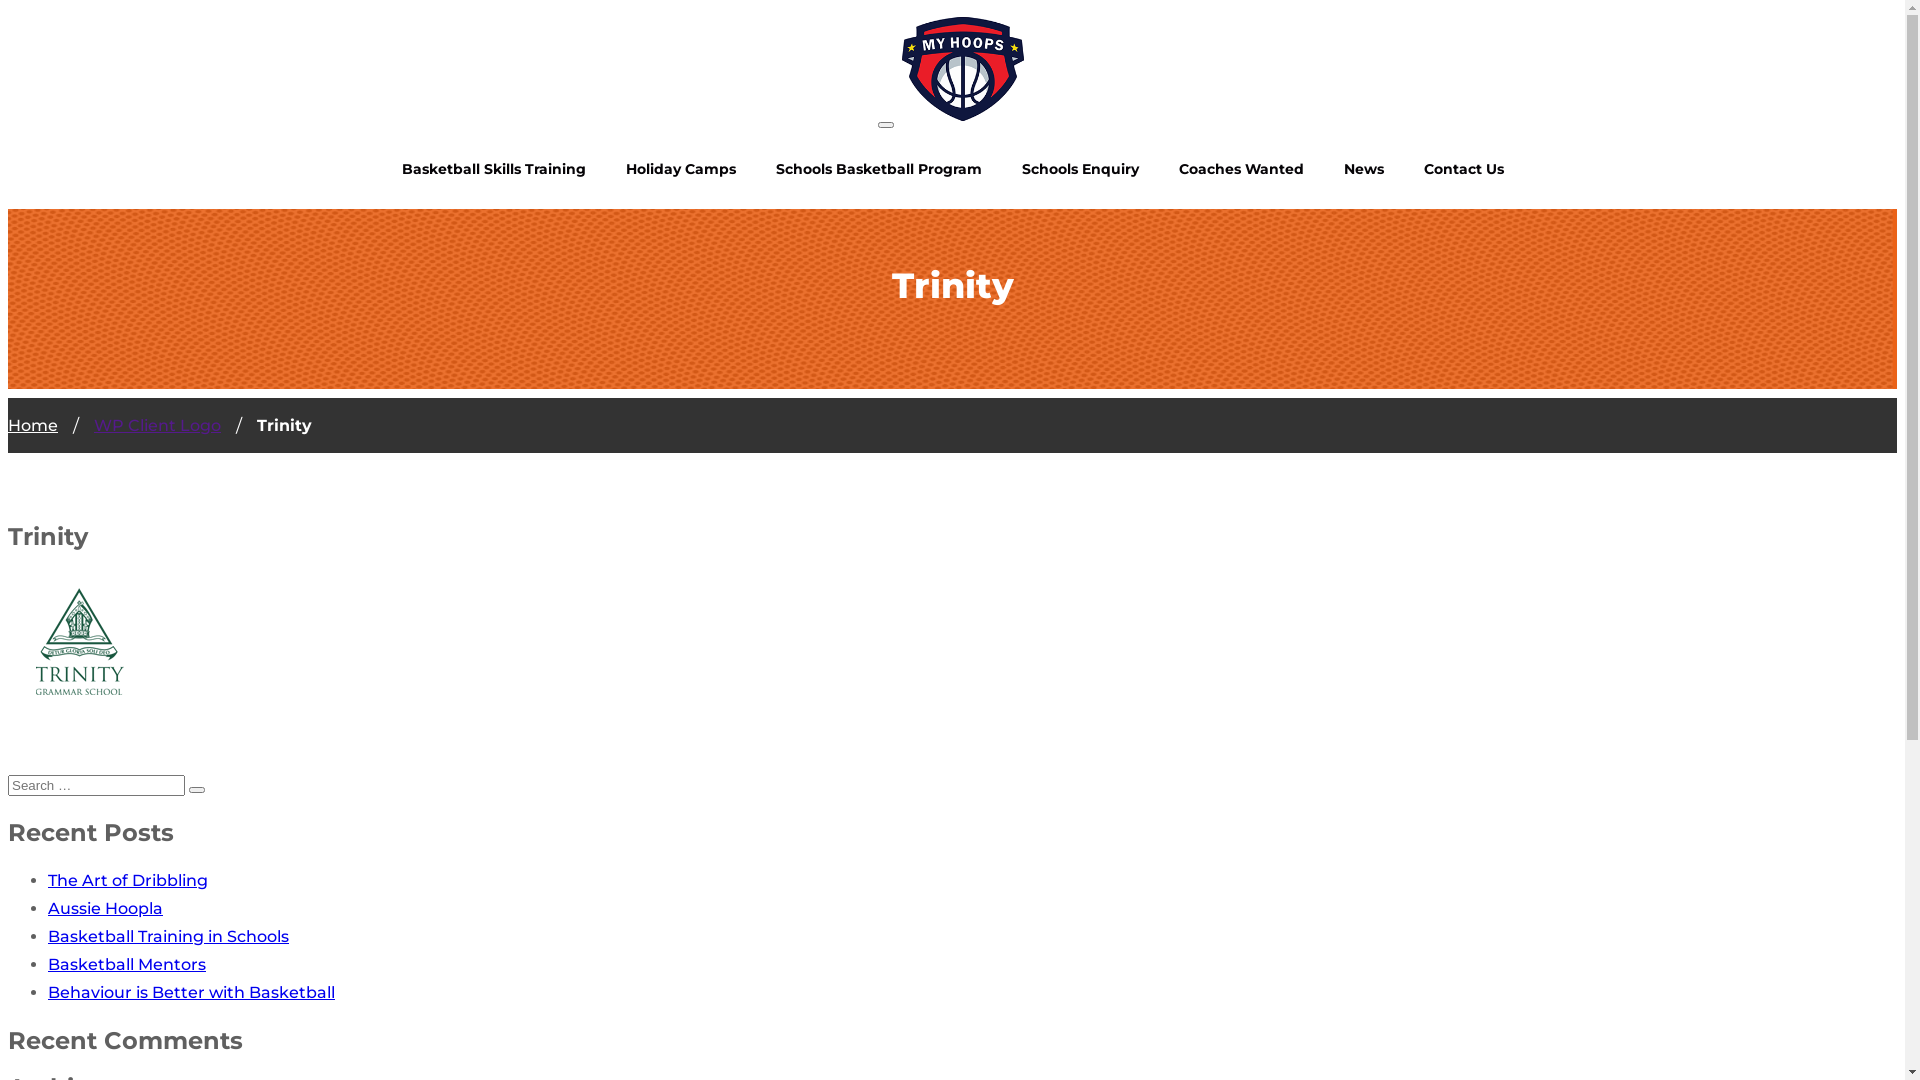 This screenshot has width=1920, height=1080. Describe the element at coordinates (1362, 168) in the screenshot. I see `'News'` at that location.